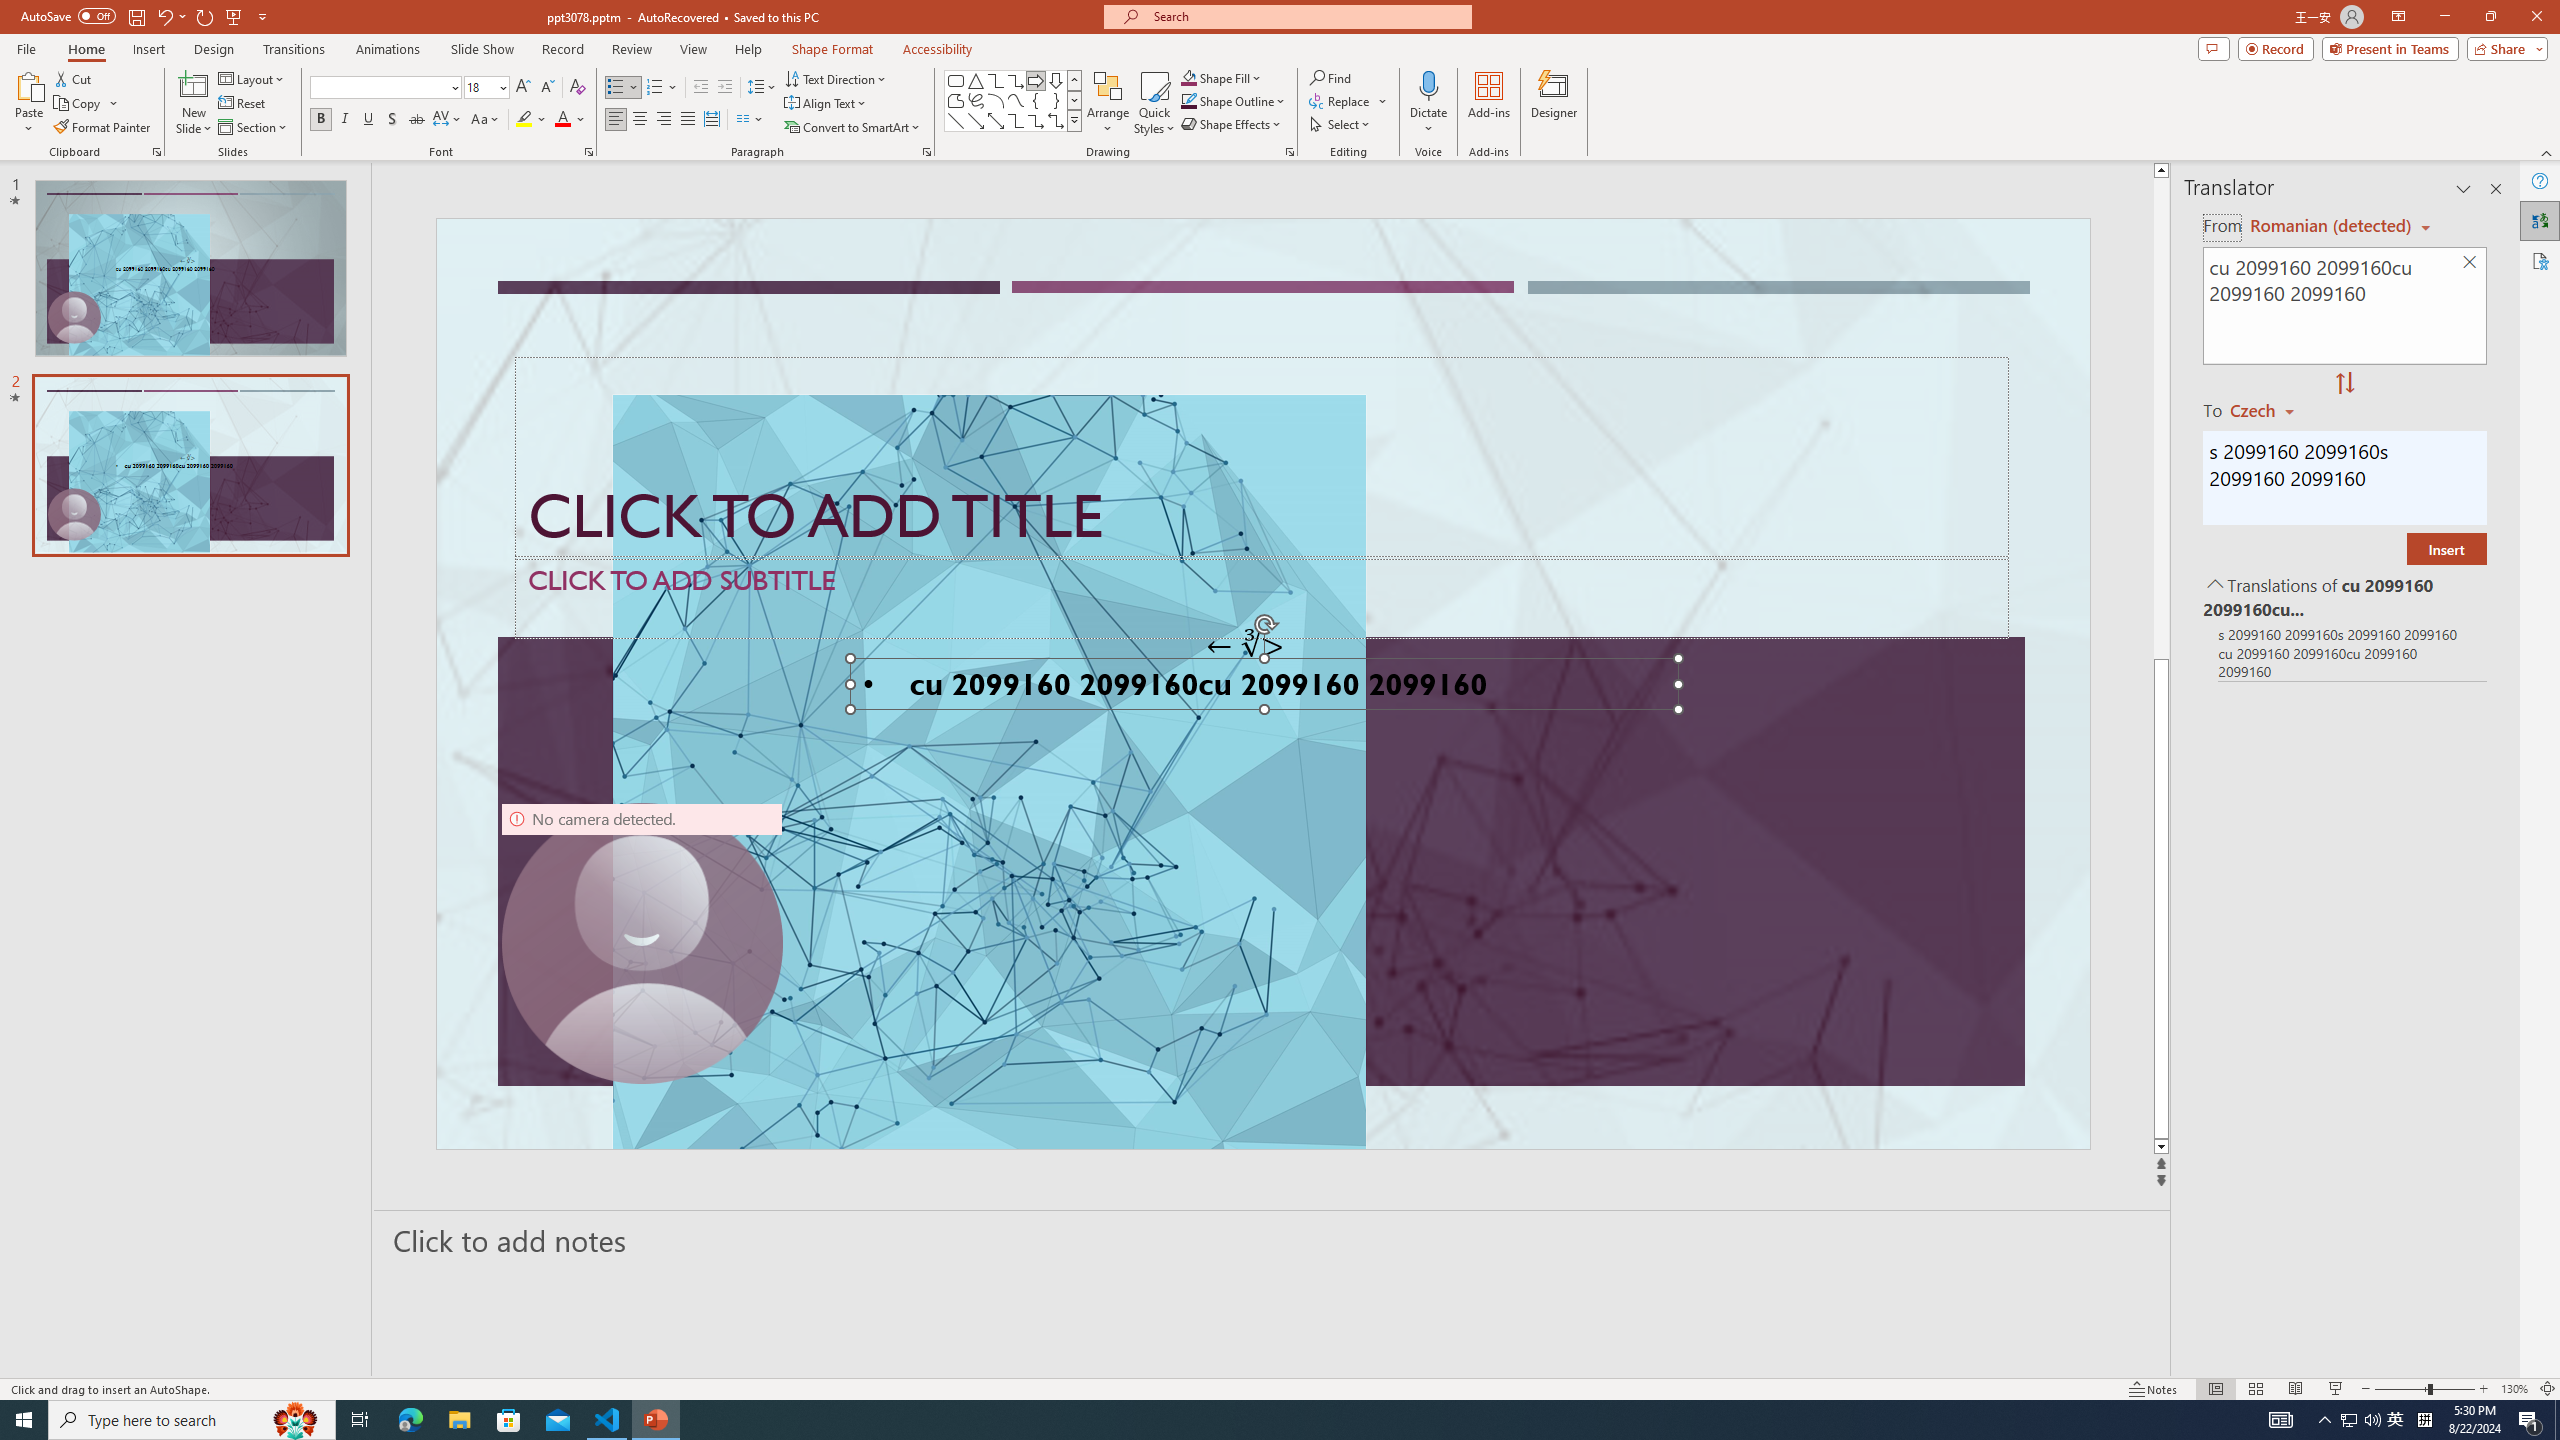  Describe the element at coordinates (994, 119) in the screenshot. I see `'Line Arrow: Double'` at that location.